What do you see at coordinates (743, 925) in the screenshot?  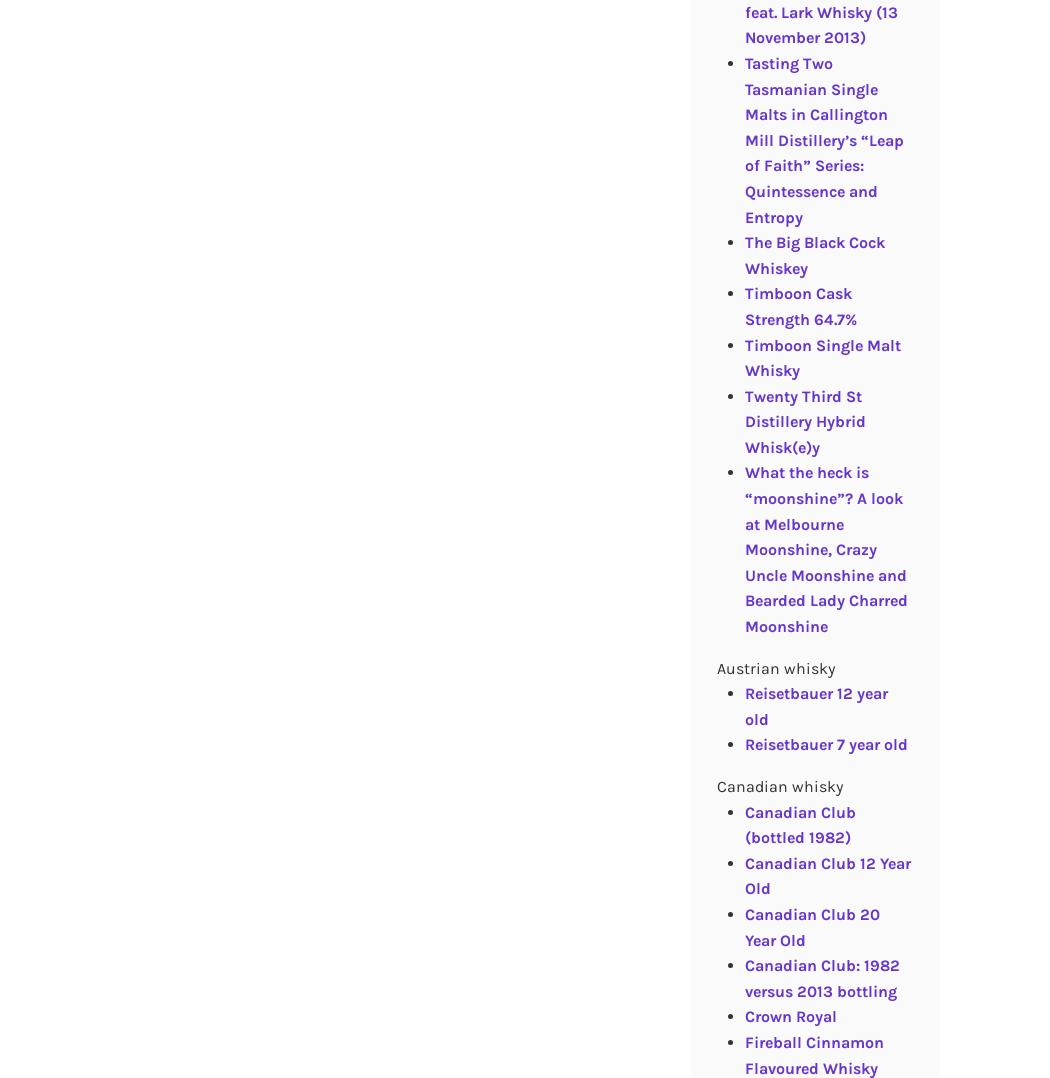 I see `'Canadian Club 20 Year Old'` at bounding box center [743, 925].